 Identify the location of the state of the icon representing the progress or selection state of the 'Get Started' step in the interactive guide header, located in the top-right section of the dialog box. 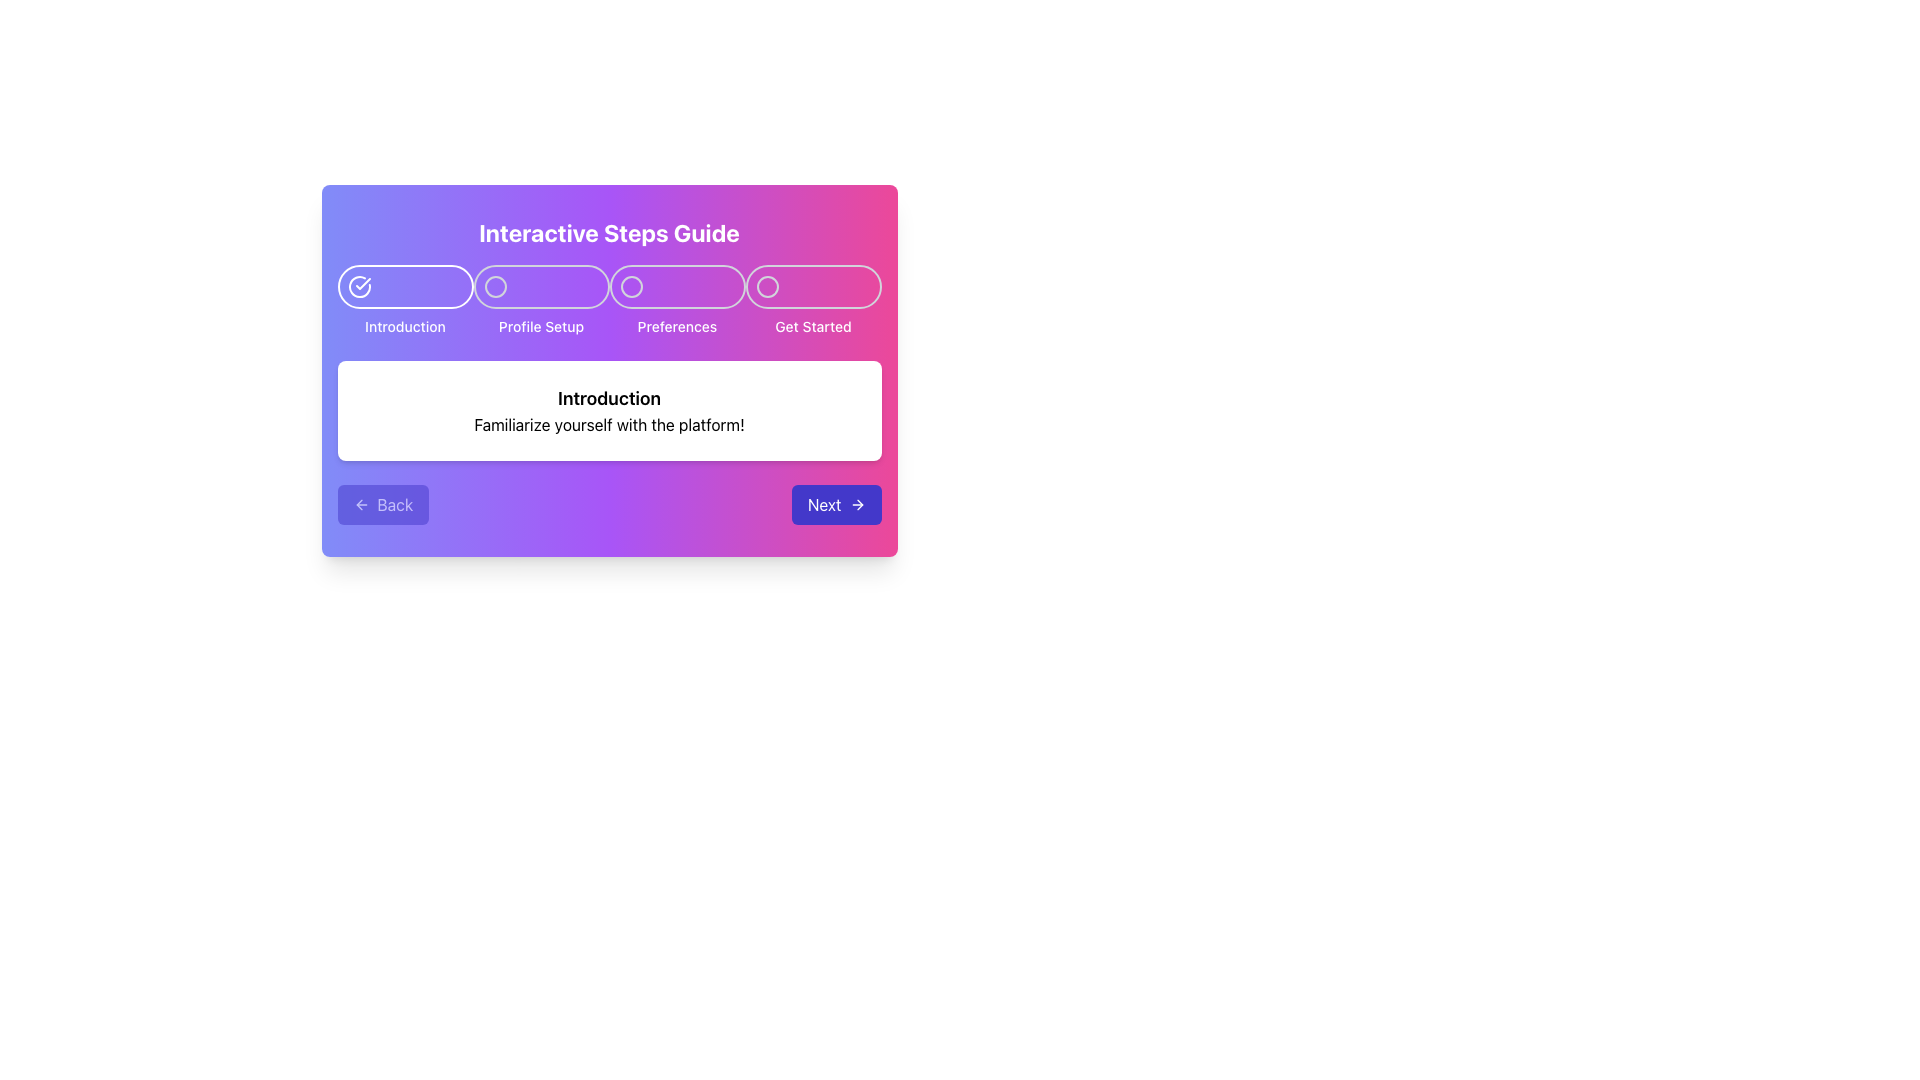
(813, 286).